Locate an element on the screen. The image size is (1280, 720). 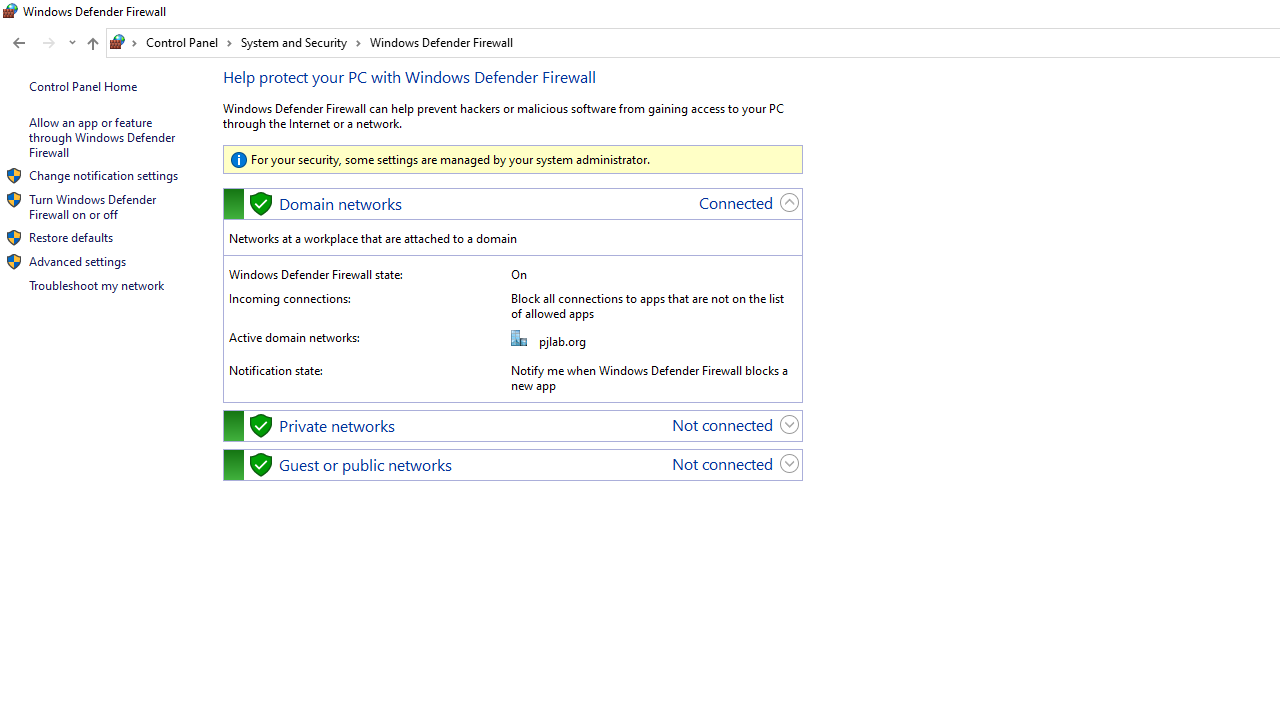
'Up band toolbar' is located at coordinates (91, 45).